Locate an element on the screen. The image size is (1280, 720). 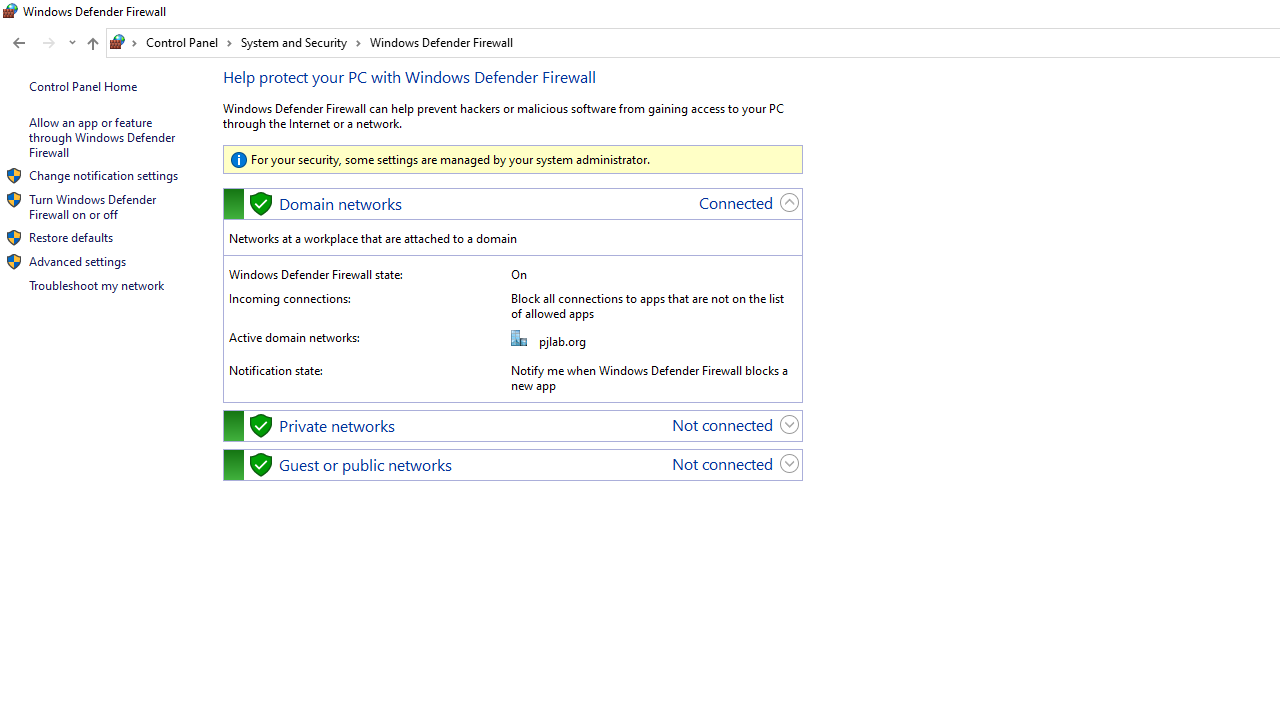
'Up band toolbar' is located at coordinates (91, 45).